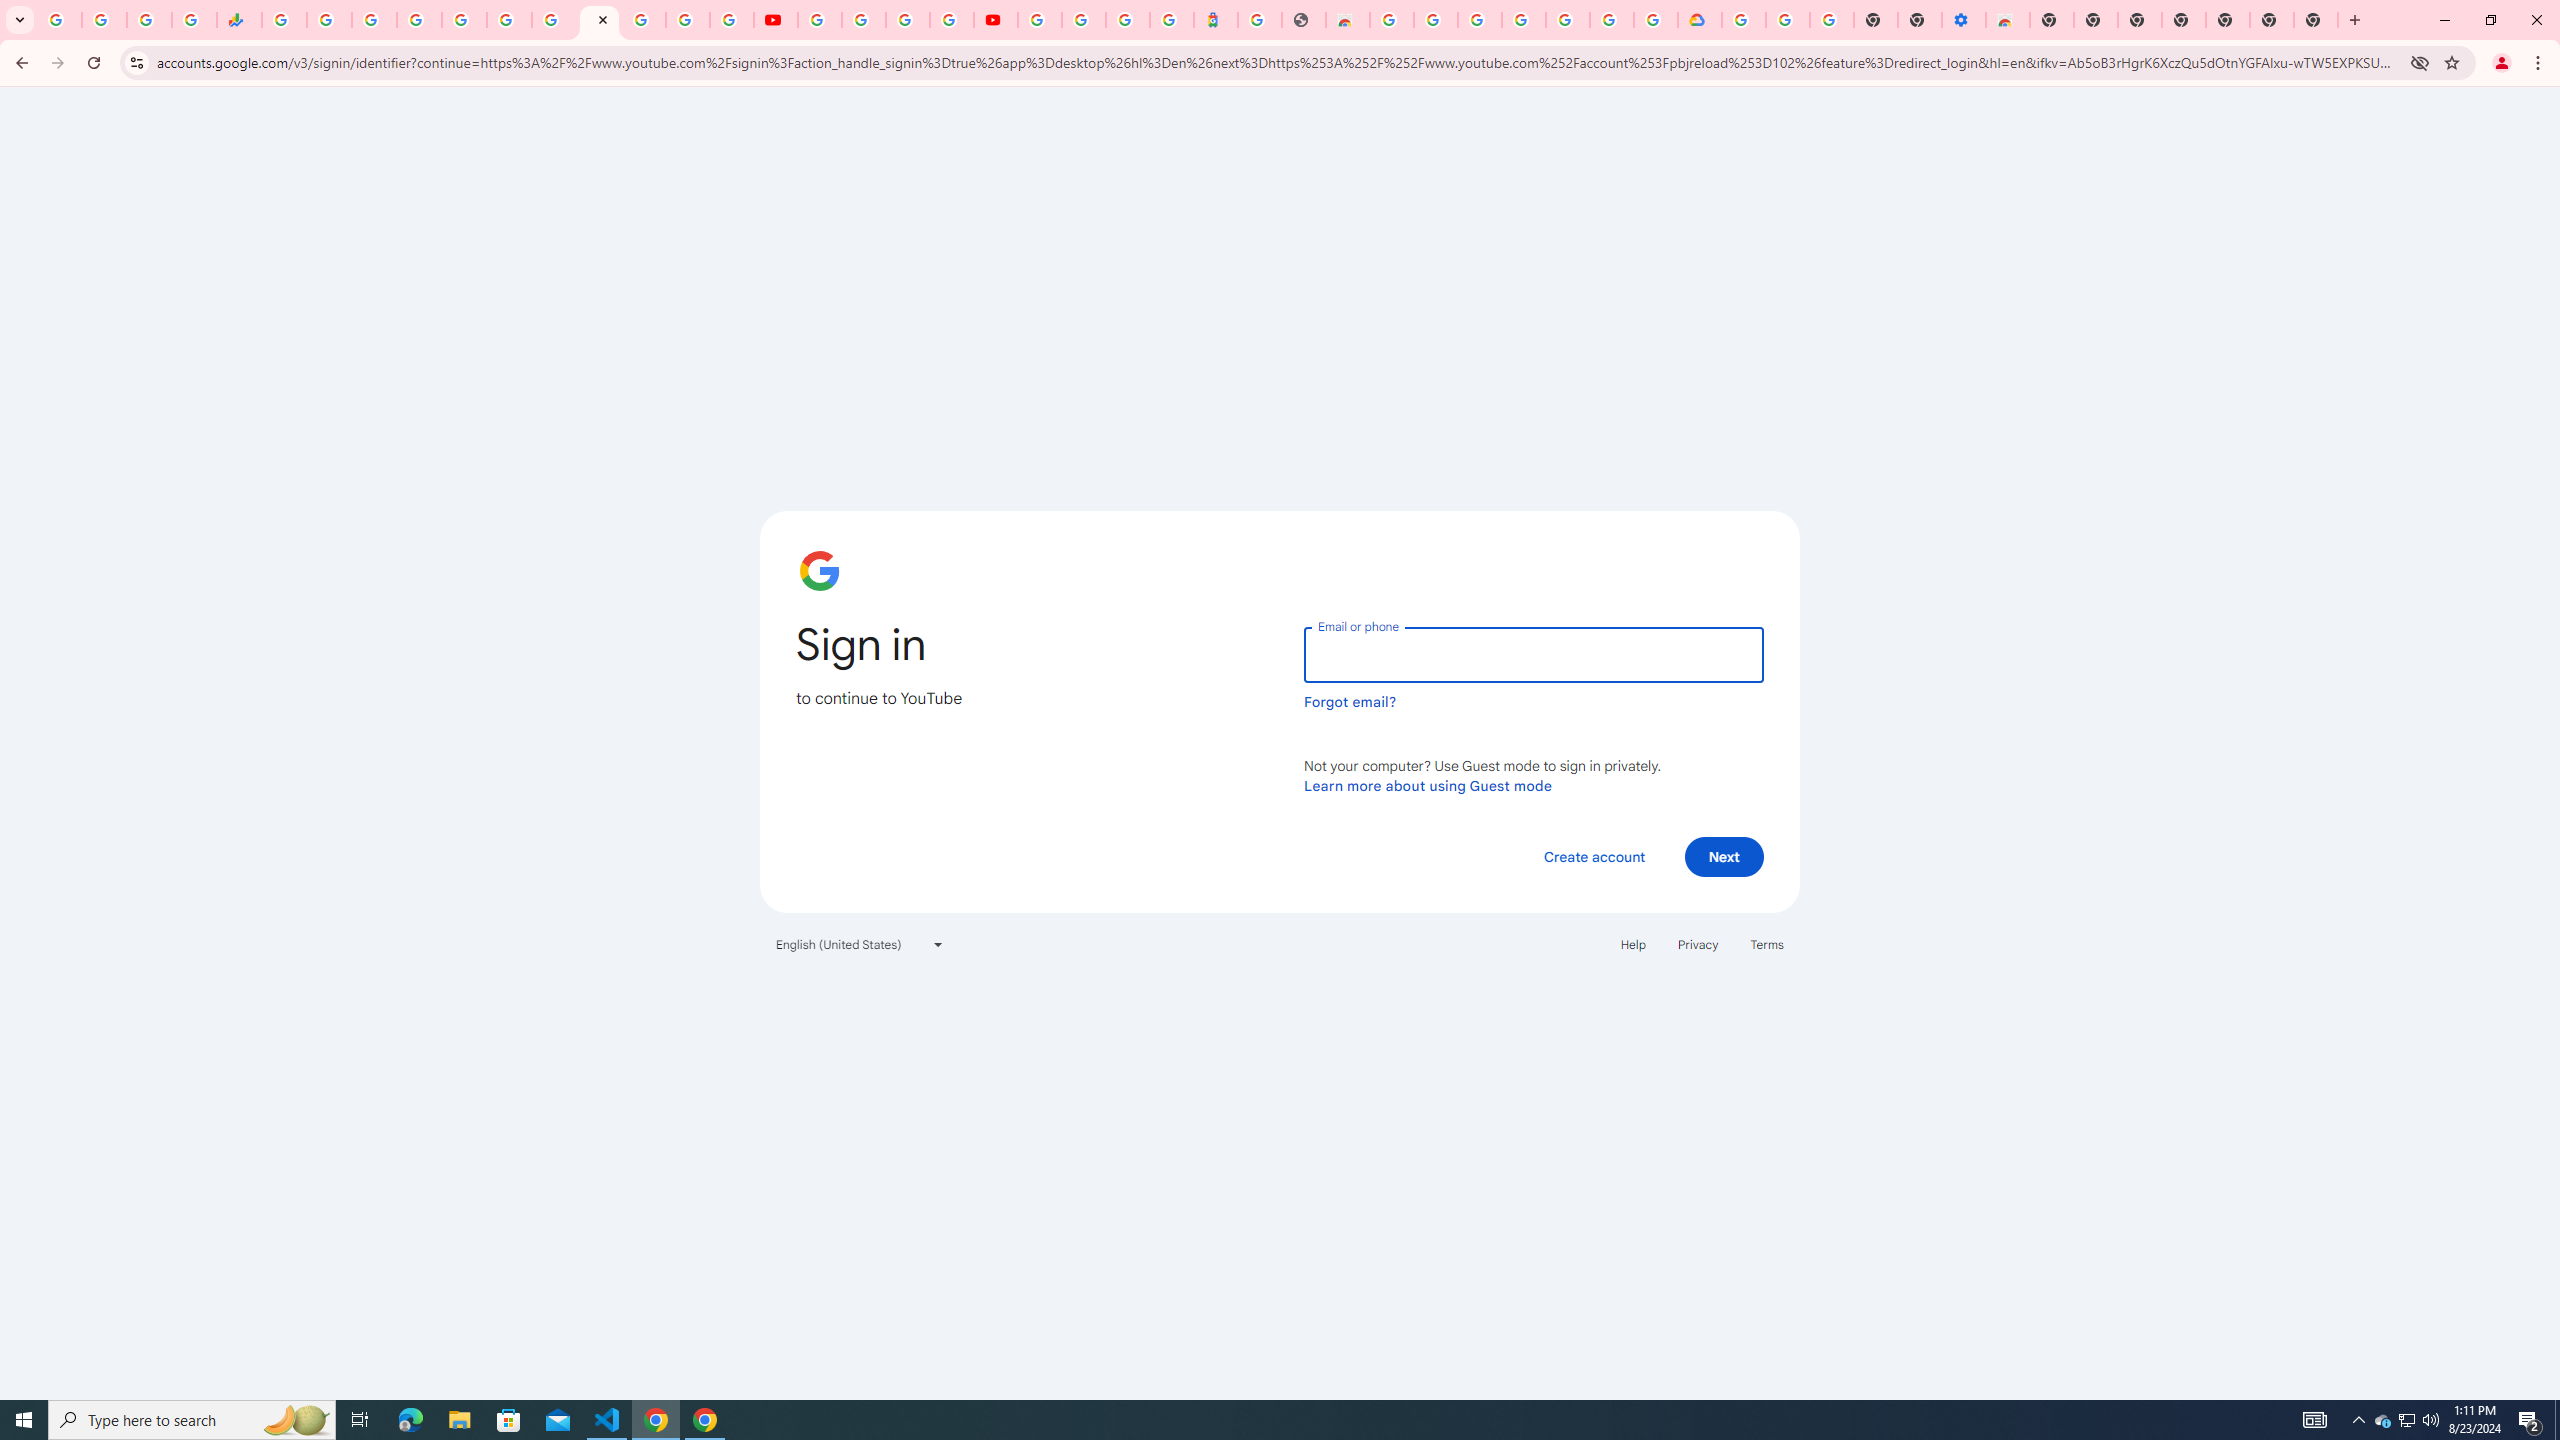 This screenshot has width=2560, height=1440. Describe the element at coordinates (1435, 19) in the screenshot. I see `'Ad Settings'` at that location.